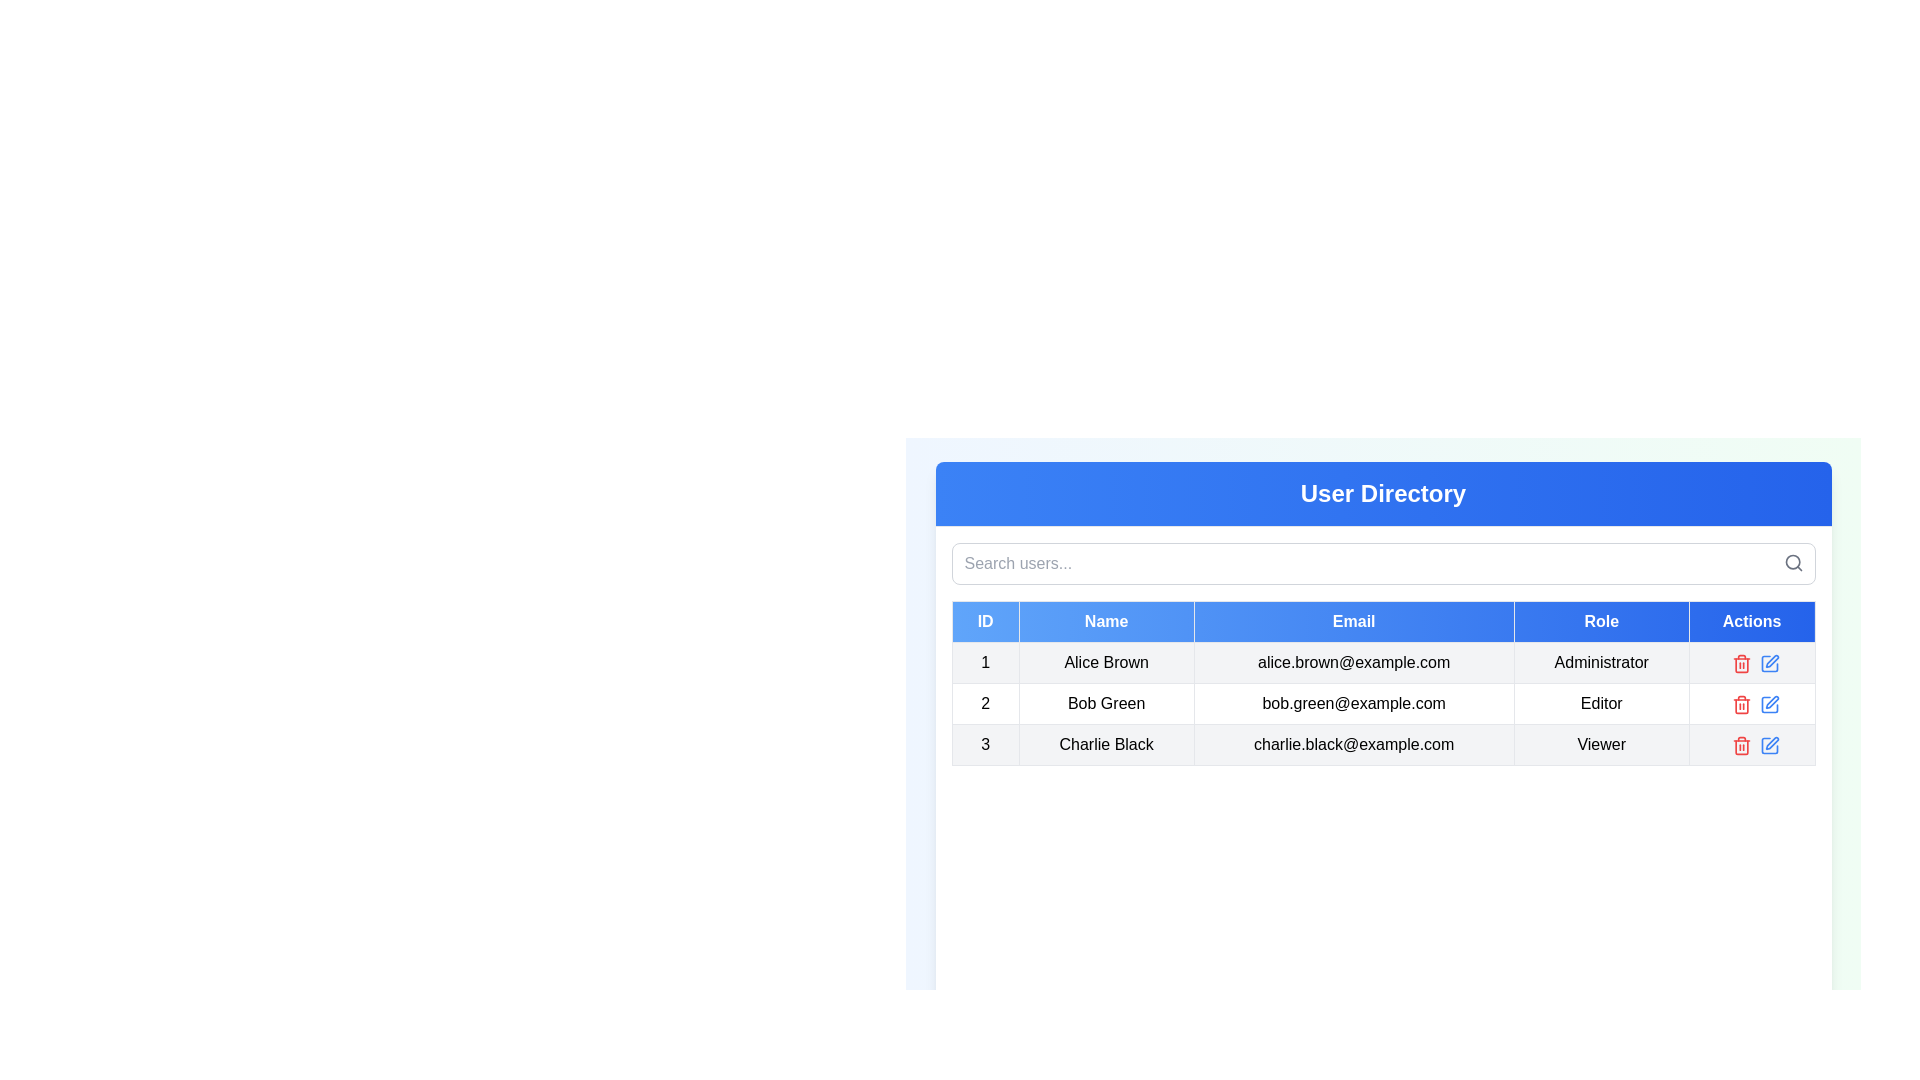 The width and height of the screenshot is (1920, 1080). I want to click on the email address text label displaying 'alice.brown@example.com', so click(1354, 663).